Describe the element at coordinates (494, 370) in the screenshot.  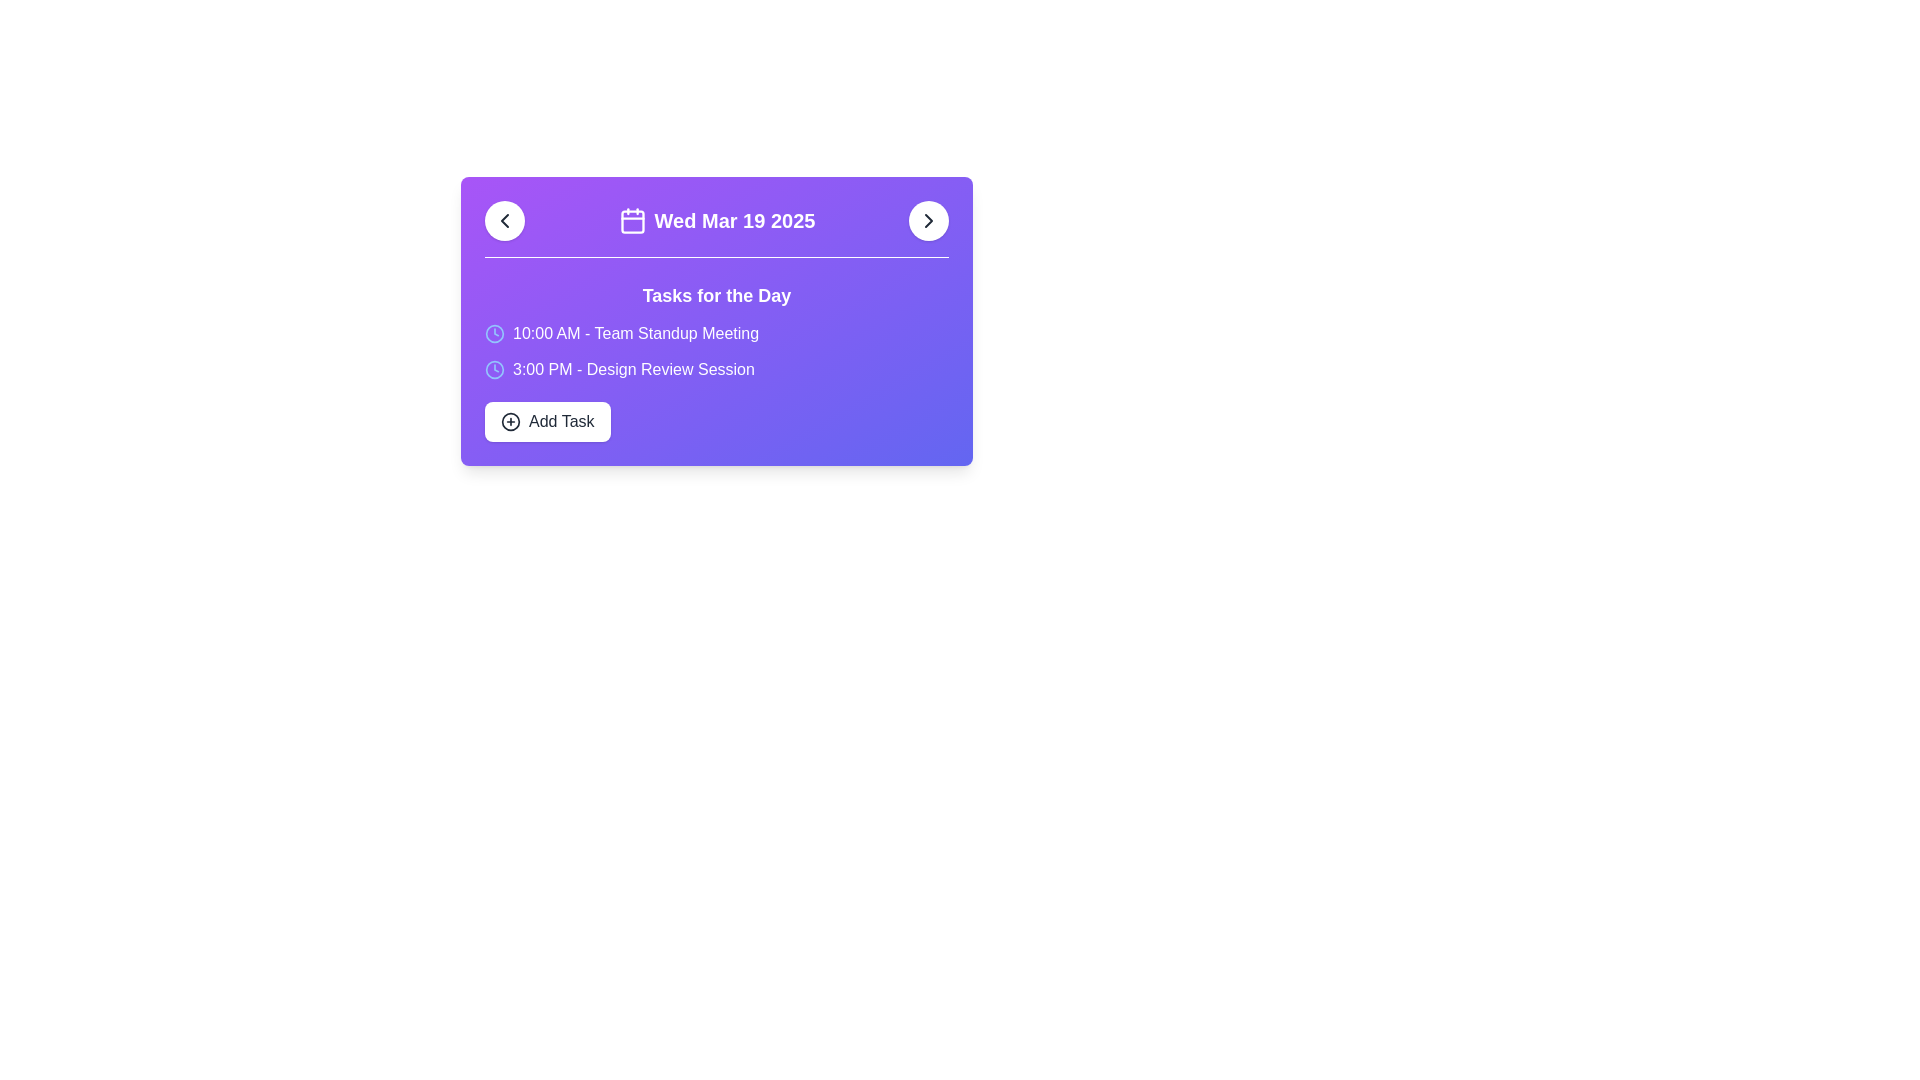
I see `the light blue clock icon located to the left of the text '3:00 PM - Design Review Session' within the schedule card` at that location.